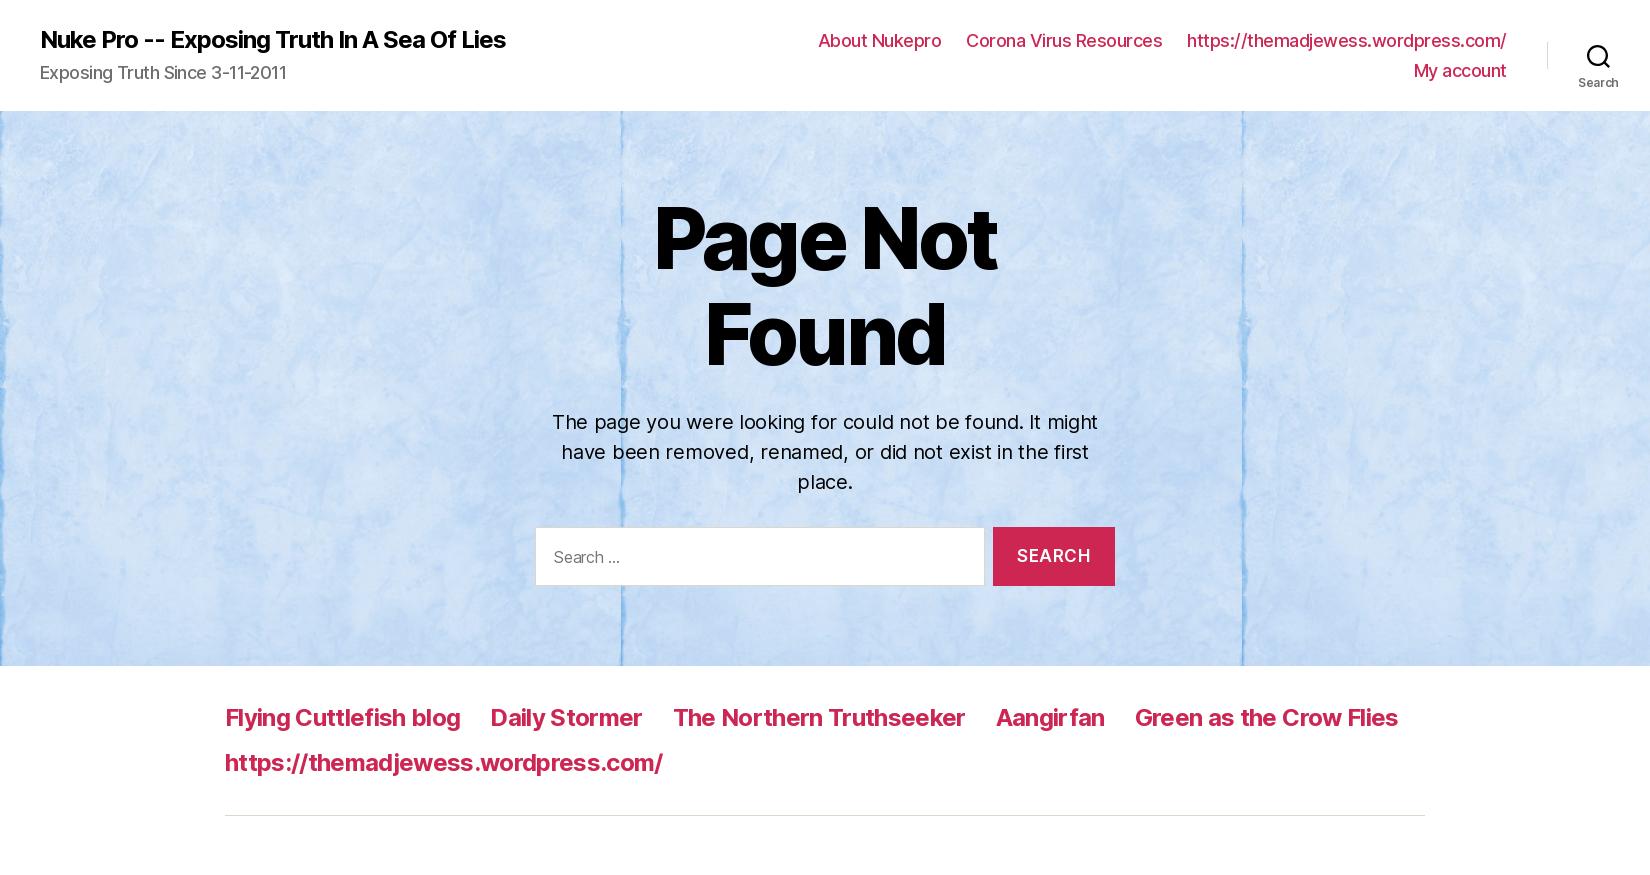  Describe the element at coordinates (225, 685) in the screenshot. I see `'Excess Deaths Continue, Permanent Harm From mRNA Injections'` at that location.